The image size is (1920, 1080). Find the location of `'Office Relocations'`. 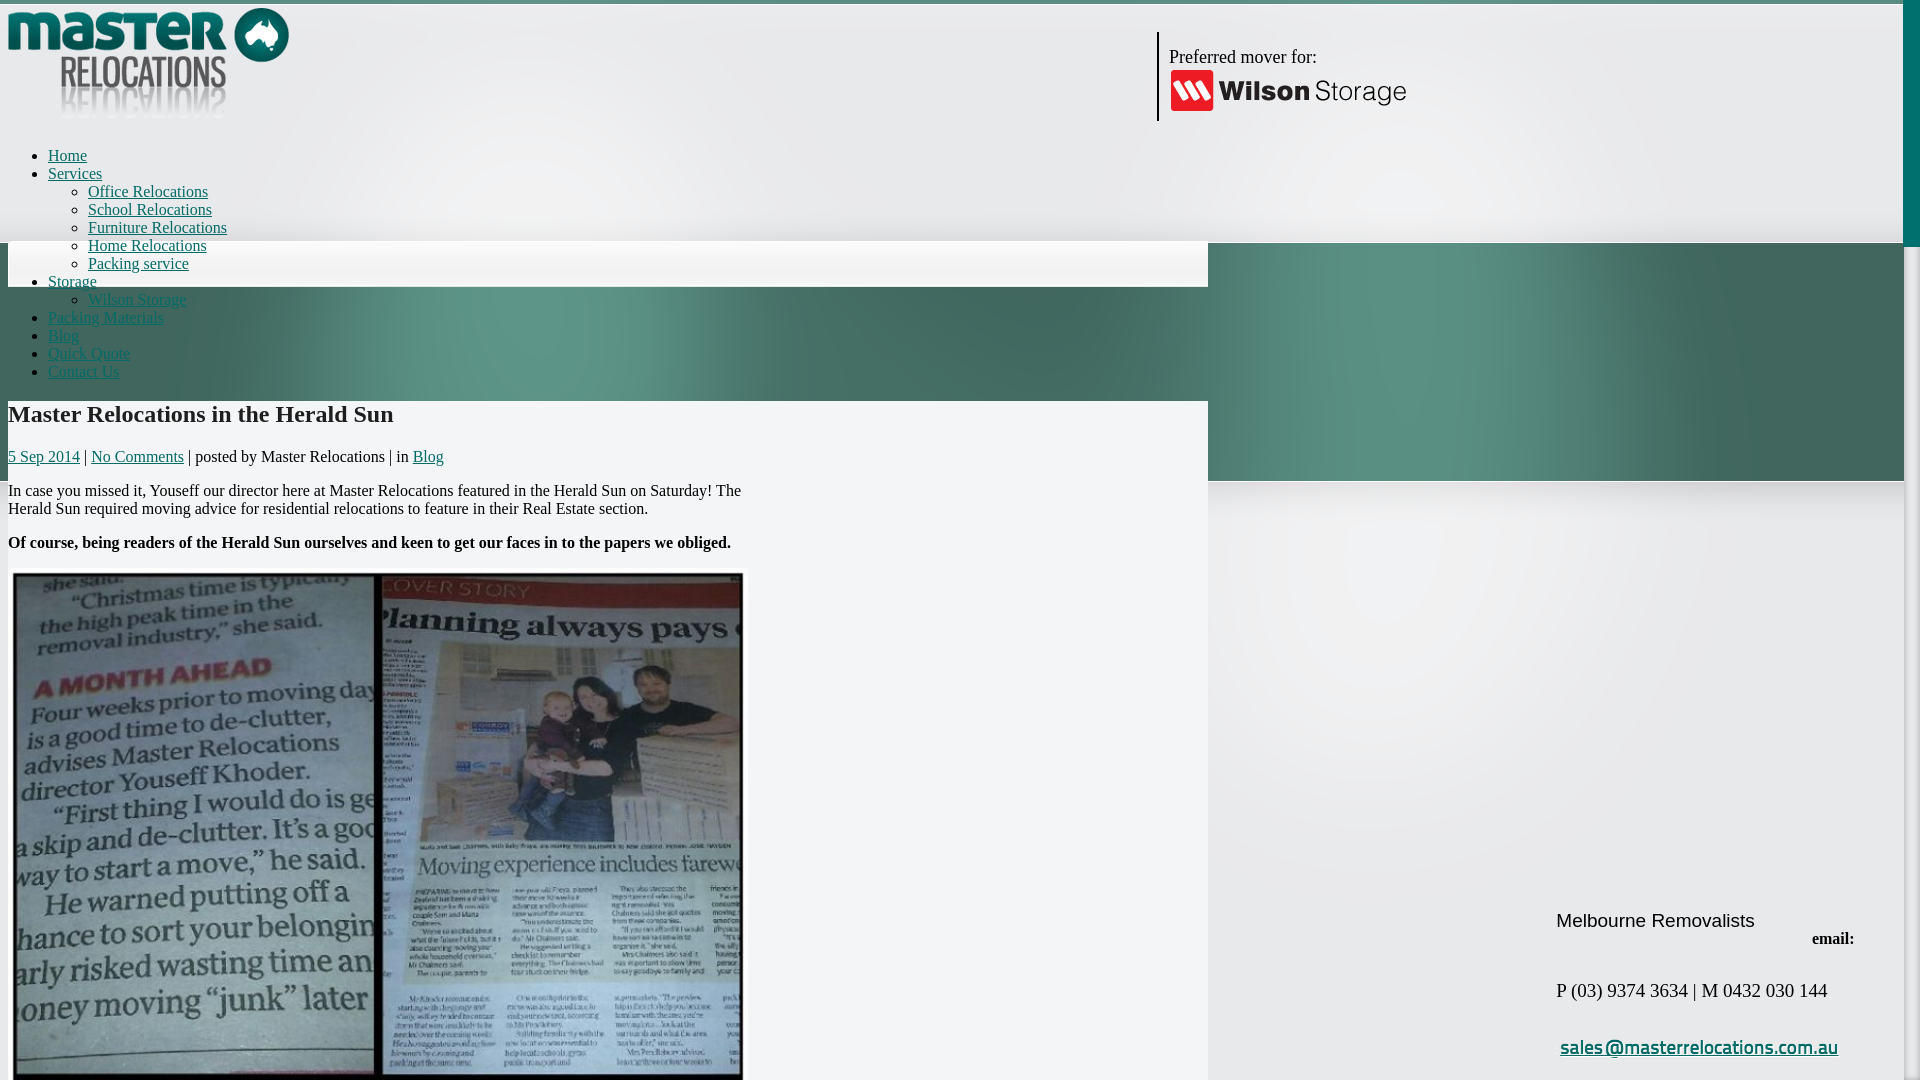

'Office Relocations' is located at coordinates (147, 191).